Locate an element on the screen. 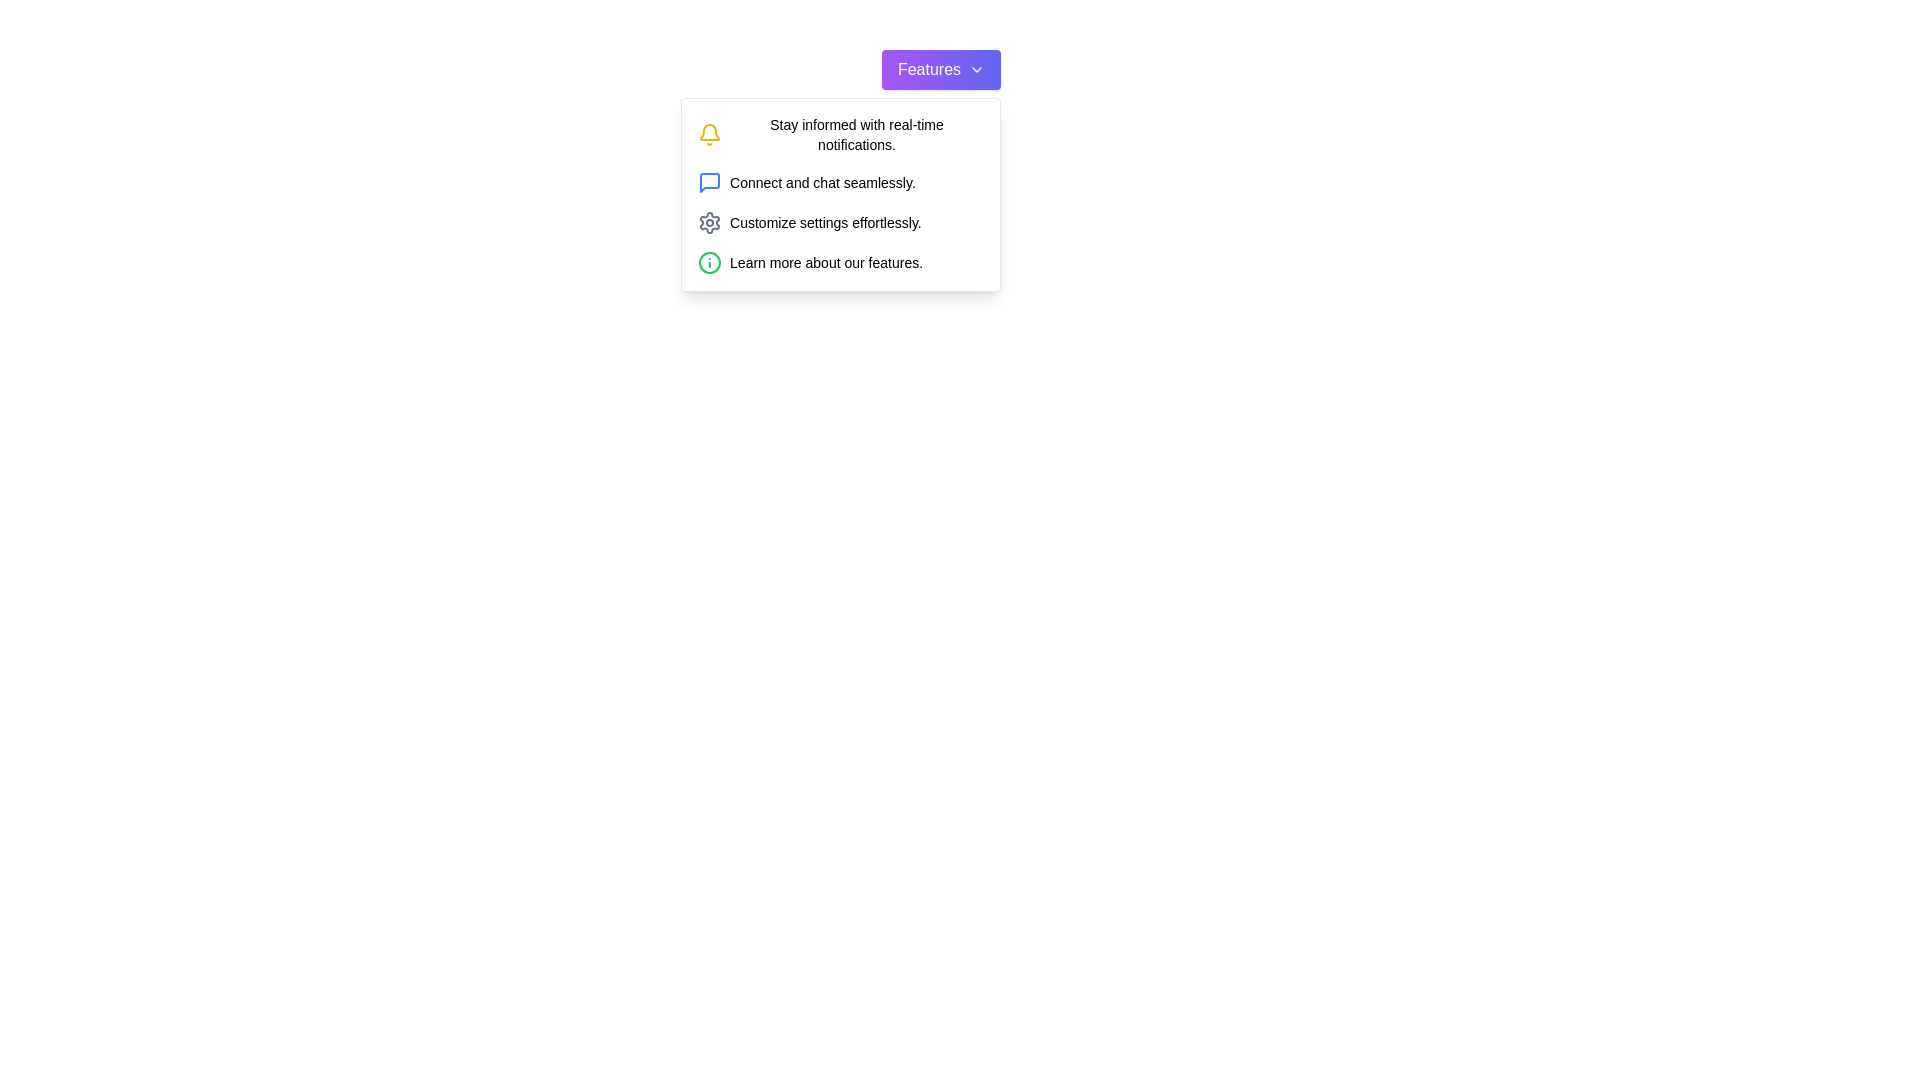 This screenshot has width=1920, height=1080. the decorative or informational icon located to the left of the text 'Learn more about our features.' positioned at the bottom of the list in the interface is located at coordinates (710, 261).